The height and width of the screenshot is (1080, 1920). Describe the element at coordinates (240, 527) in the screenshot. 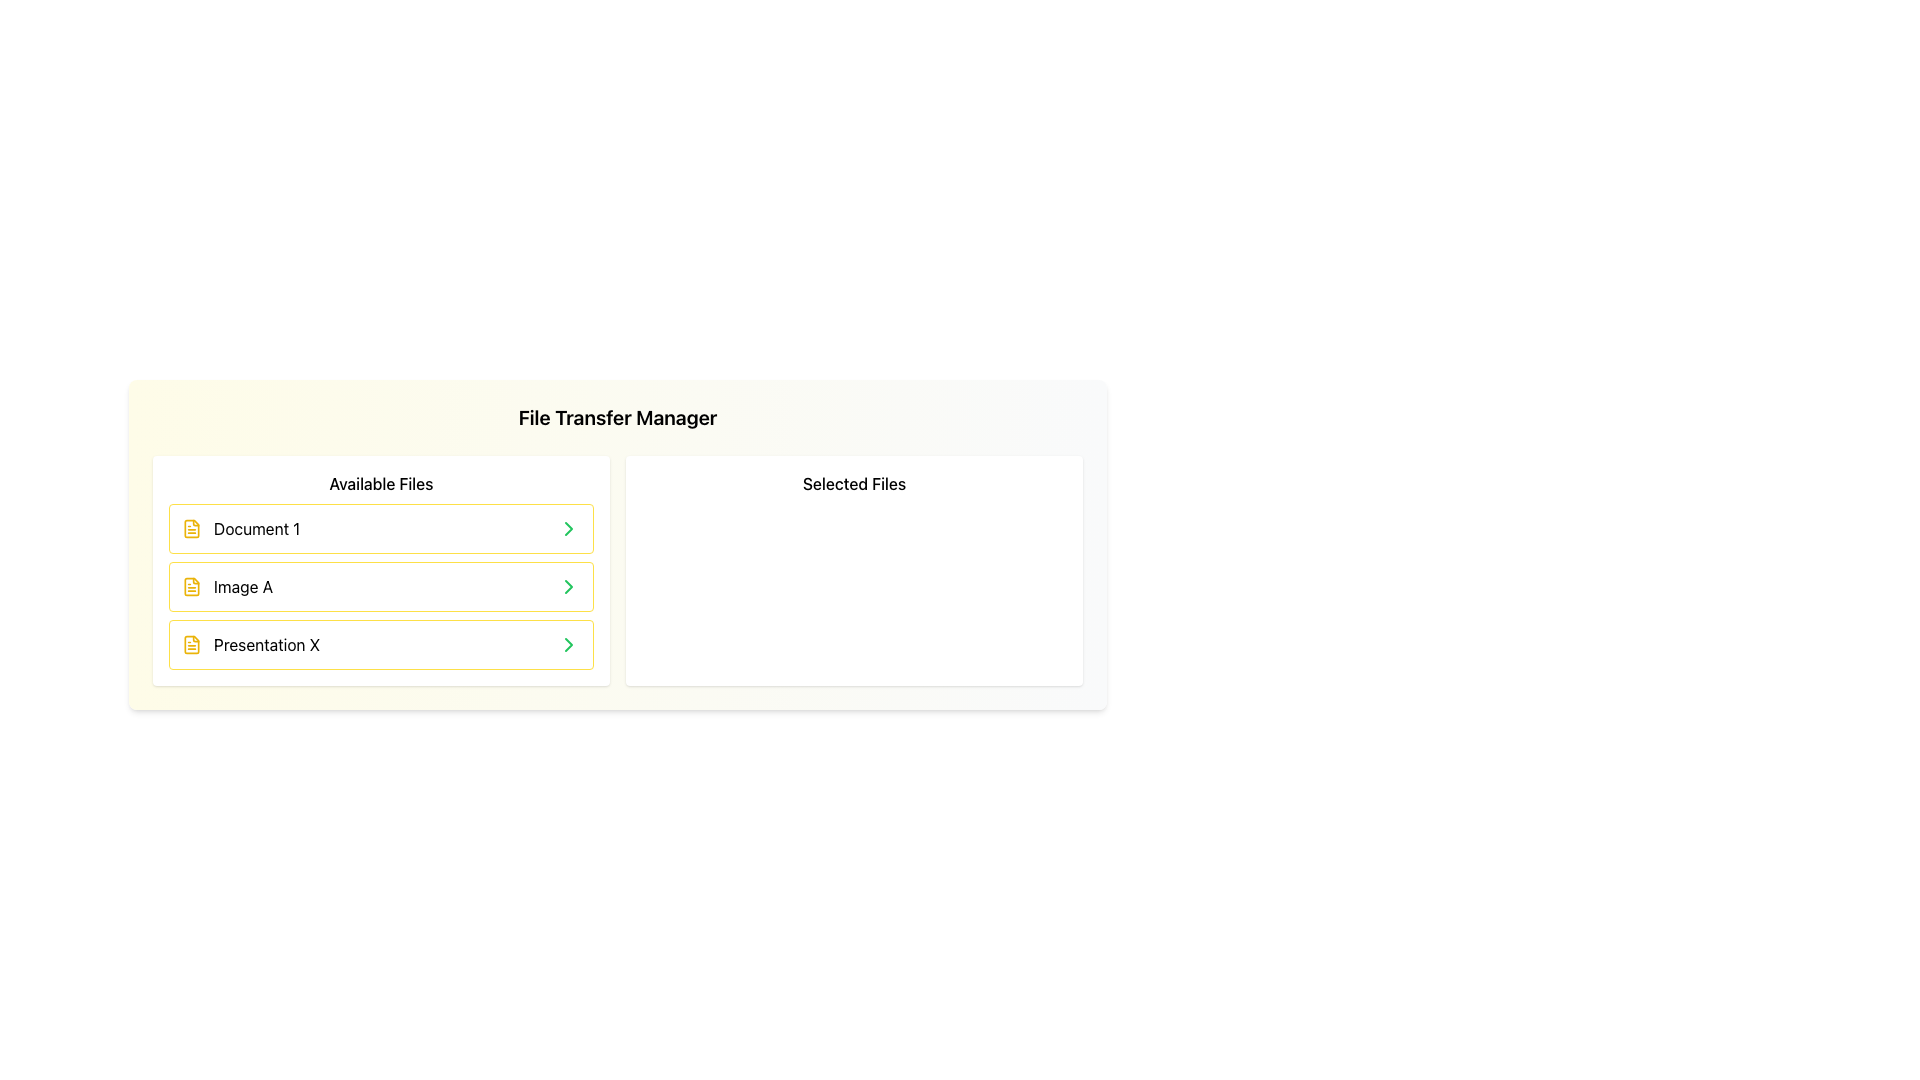

I see `the first list item labeled 'Document 1'` at that location.